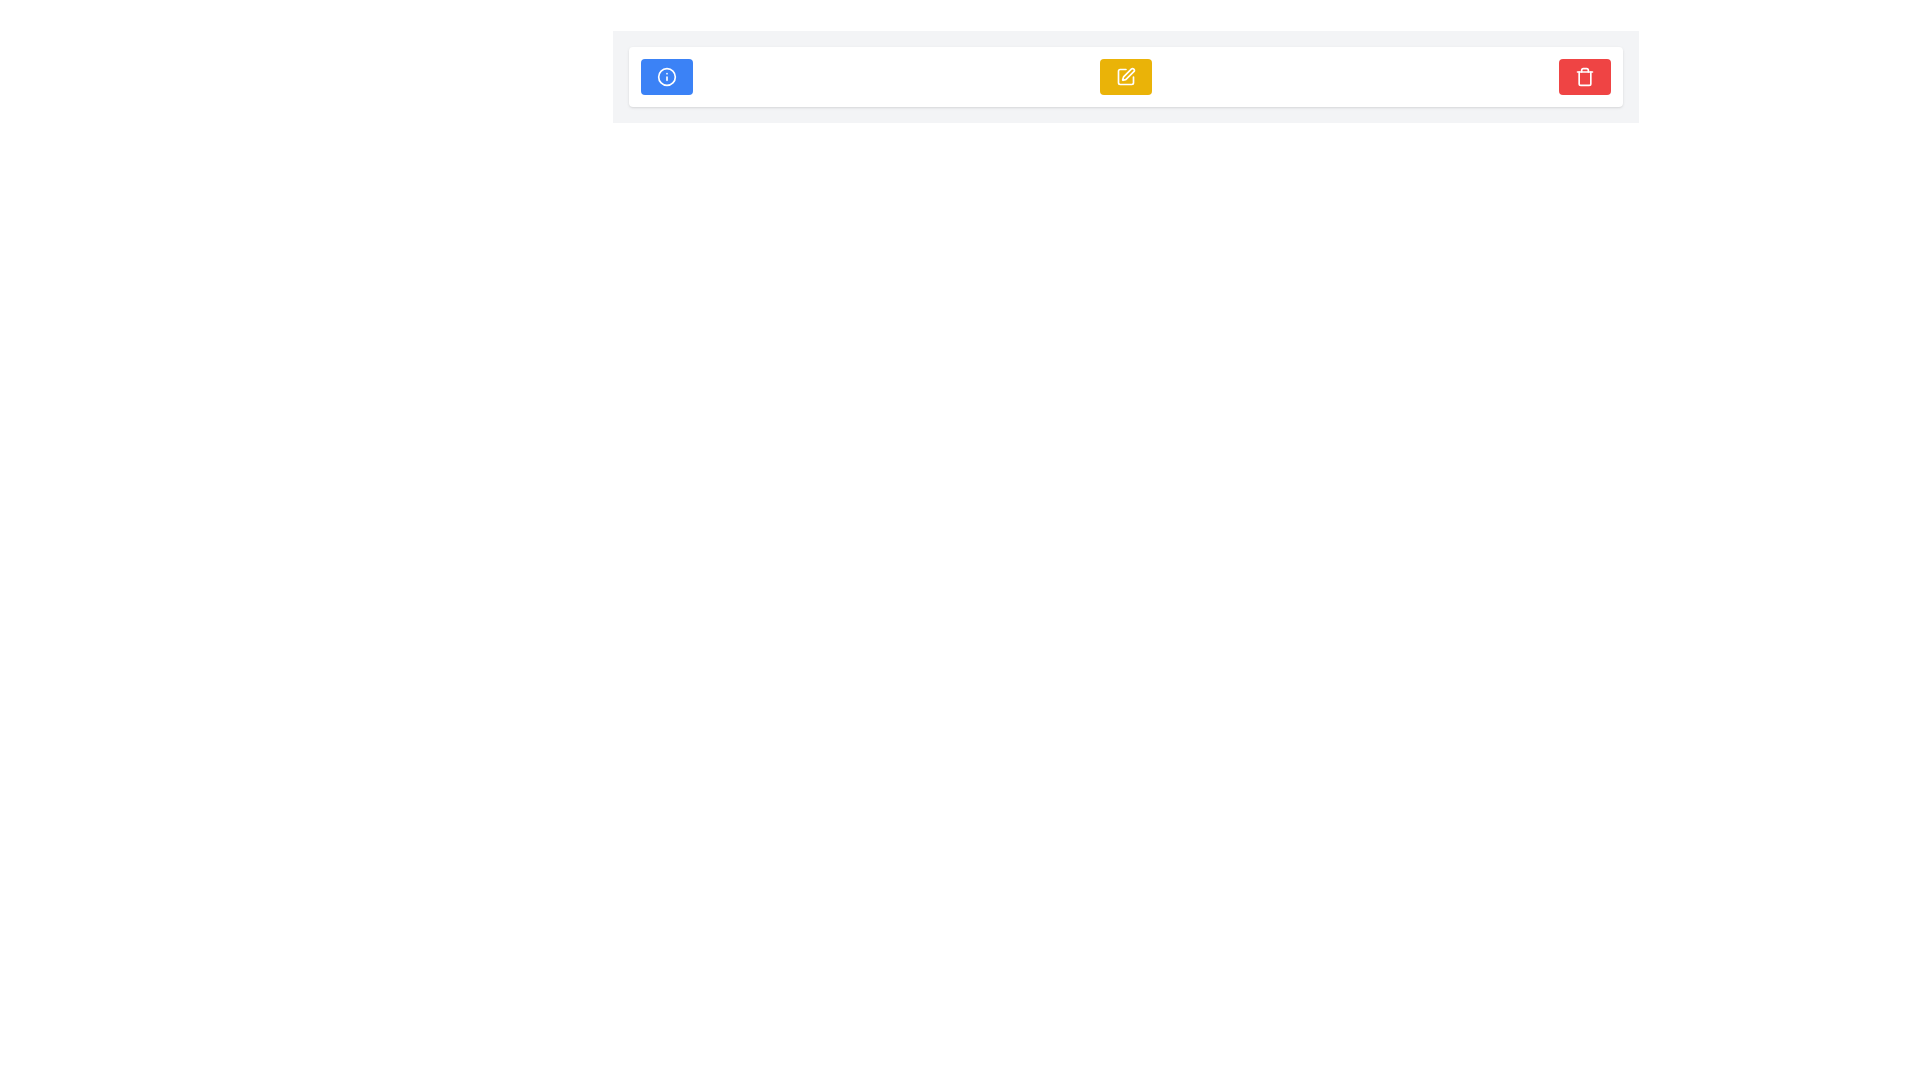  What do you see at coordinates (1583, 76) in the screenshot?
I see `the 'Delete Task' button, which has a red background, white text, and a trash can icon` at bounding box center [1583, 76].